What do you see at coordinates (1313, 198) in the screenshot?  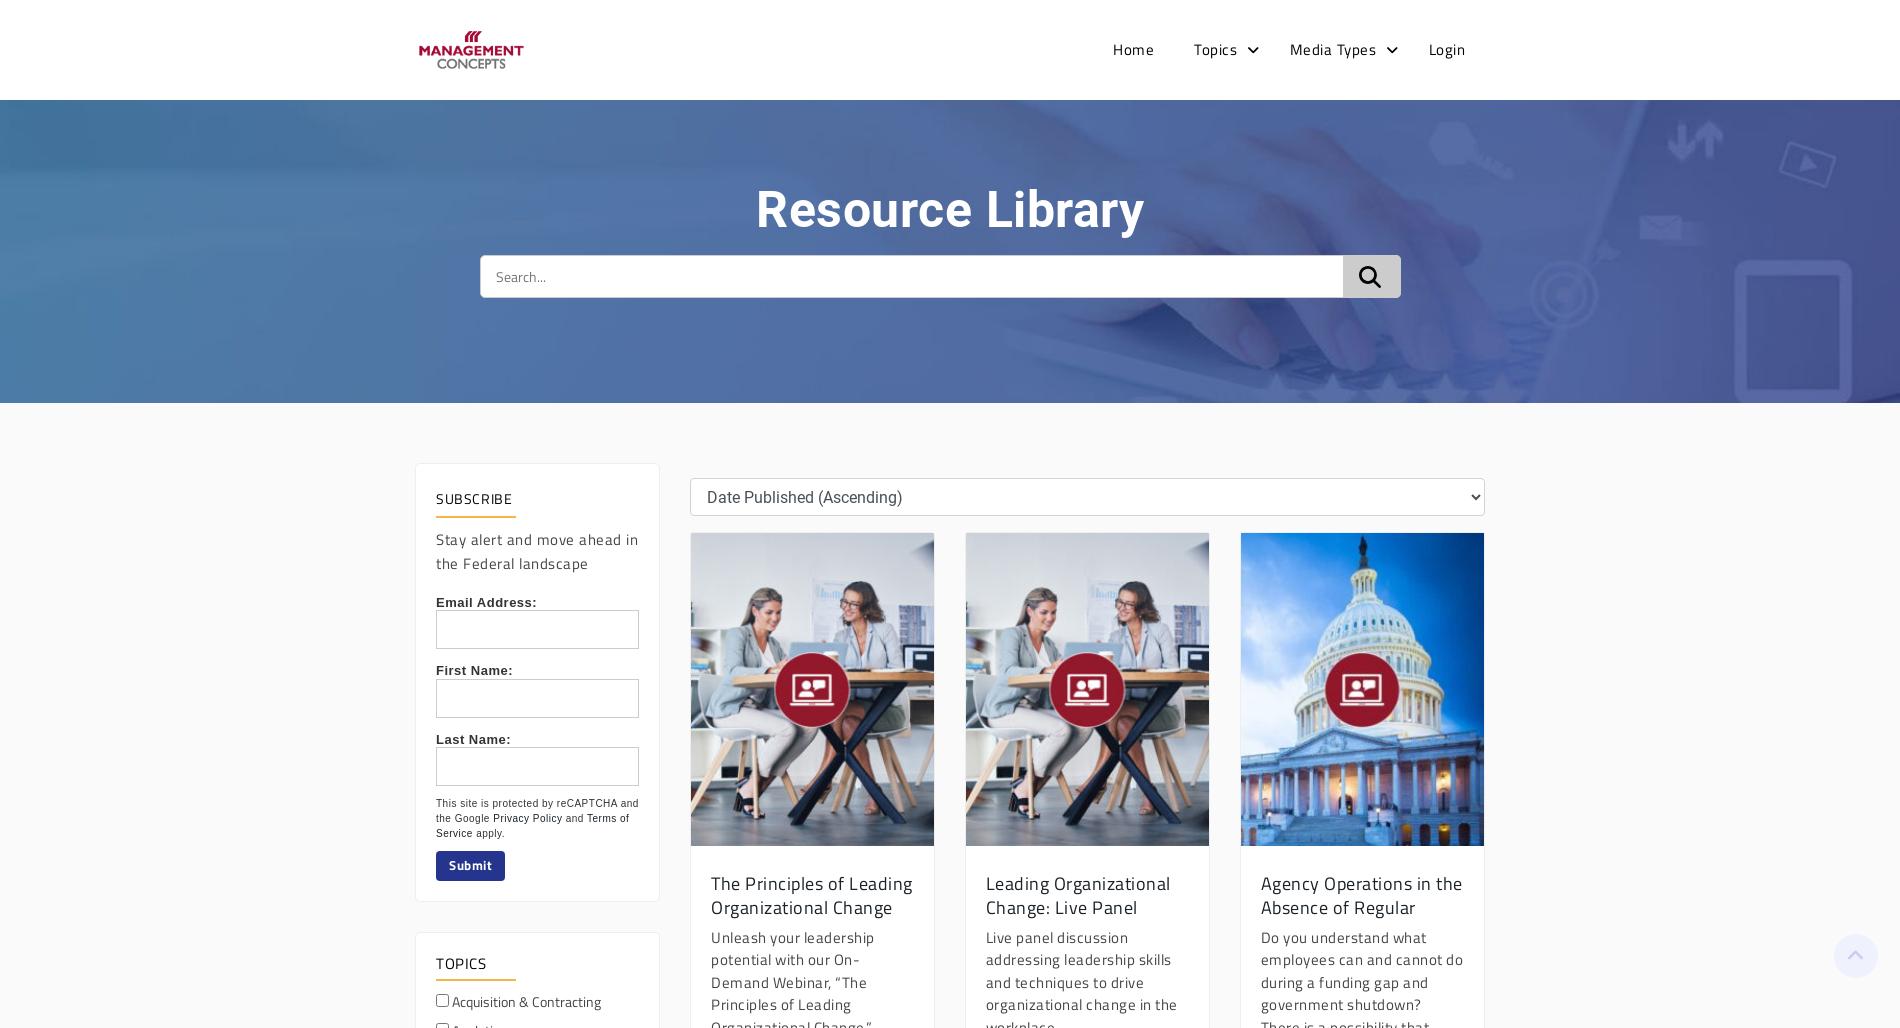 I see `'eBooks'` at bounding box center [1313, 198].